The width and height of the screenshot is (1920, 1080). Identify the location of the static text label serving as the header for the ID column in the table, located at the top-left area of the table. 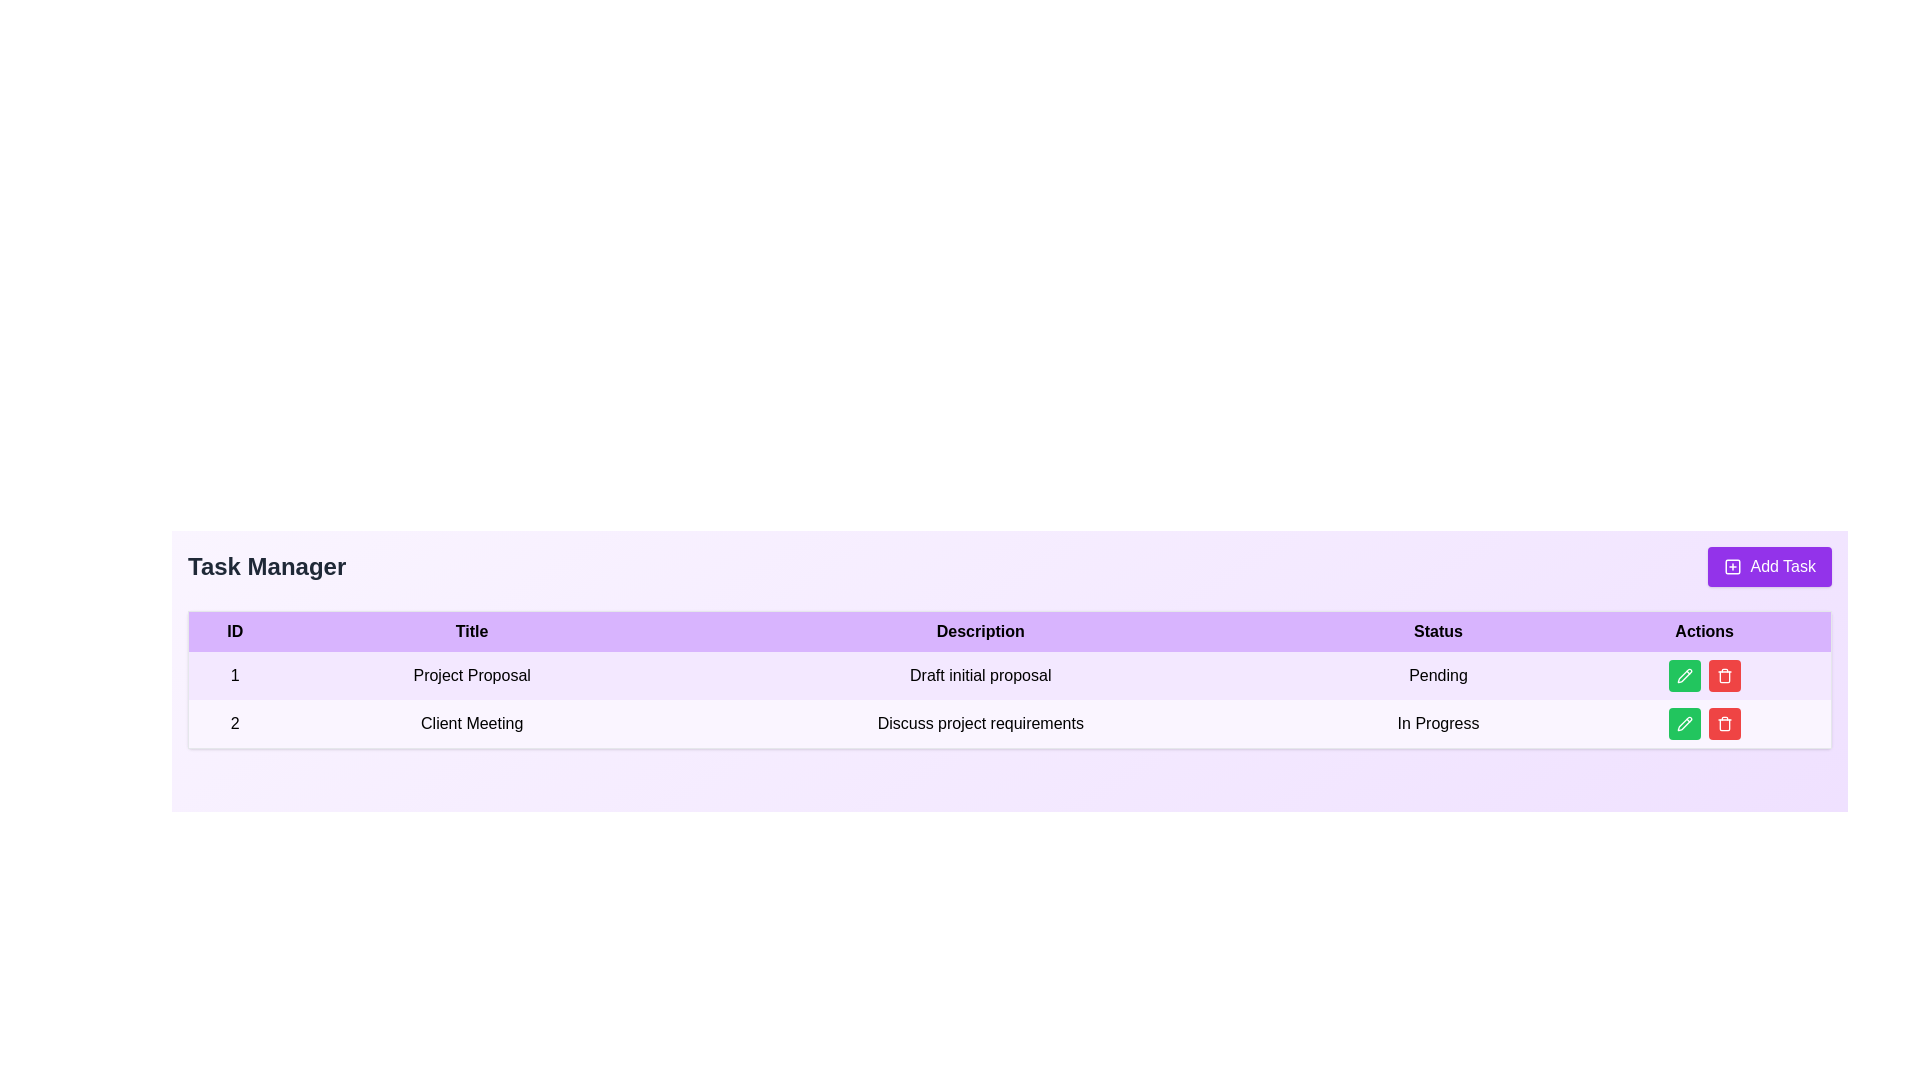
(235, 631).